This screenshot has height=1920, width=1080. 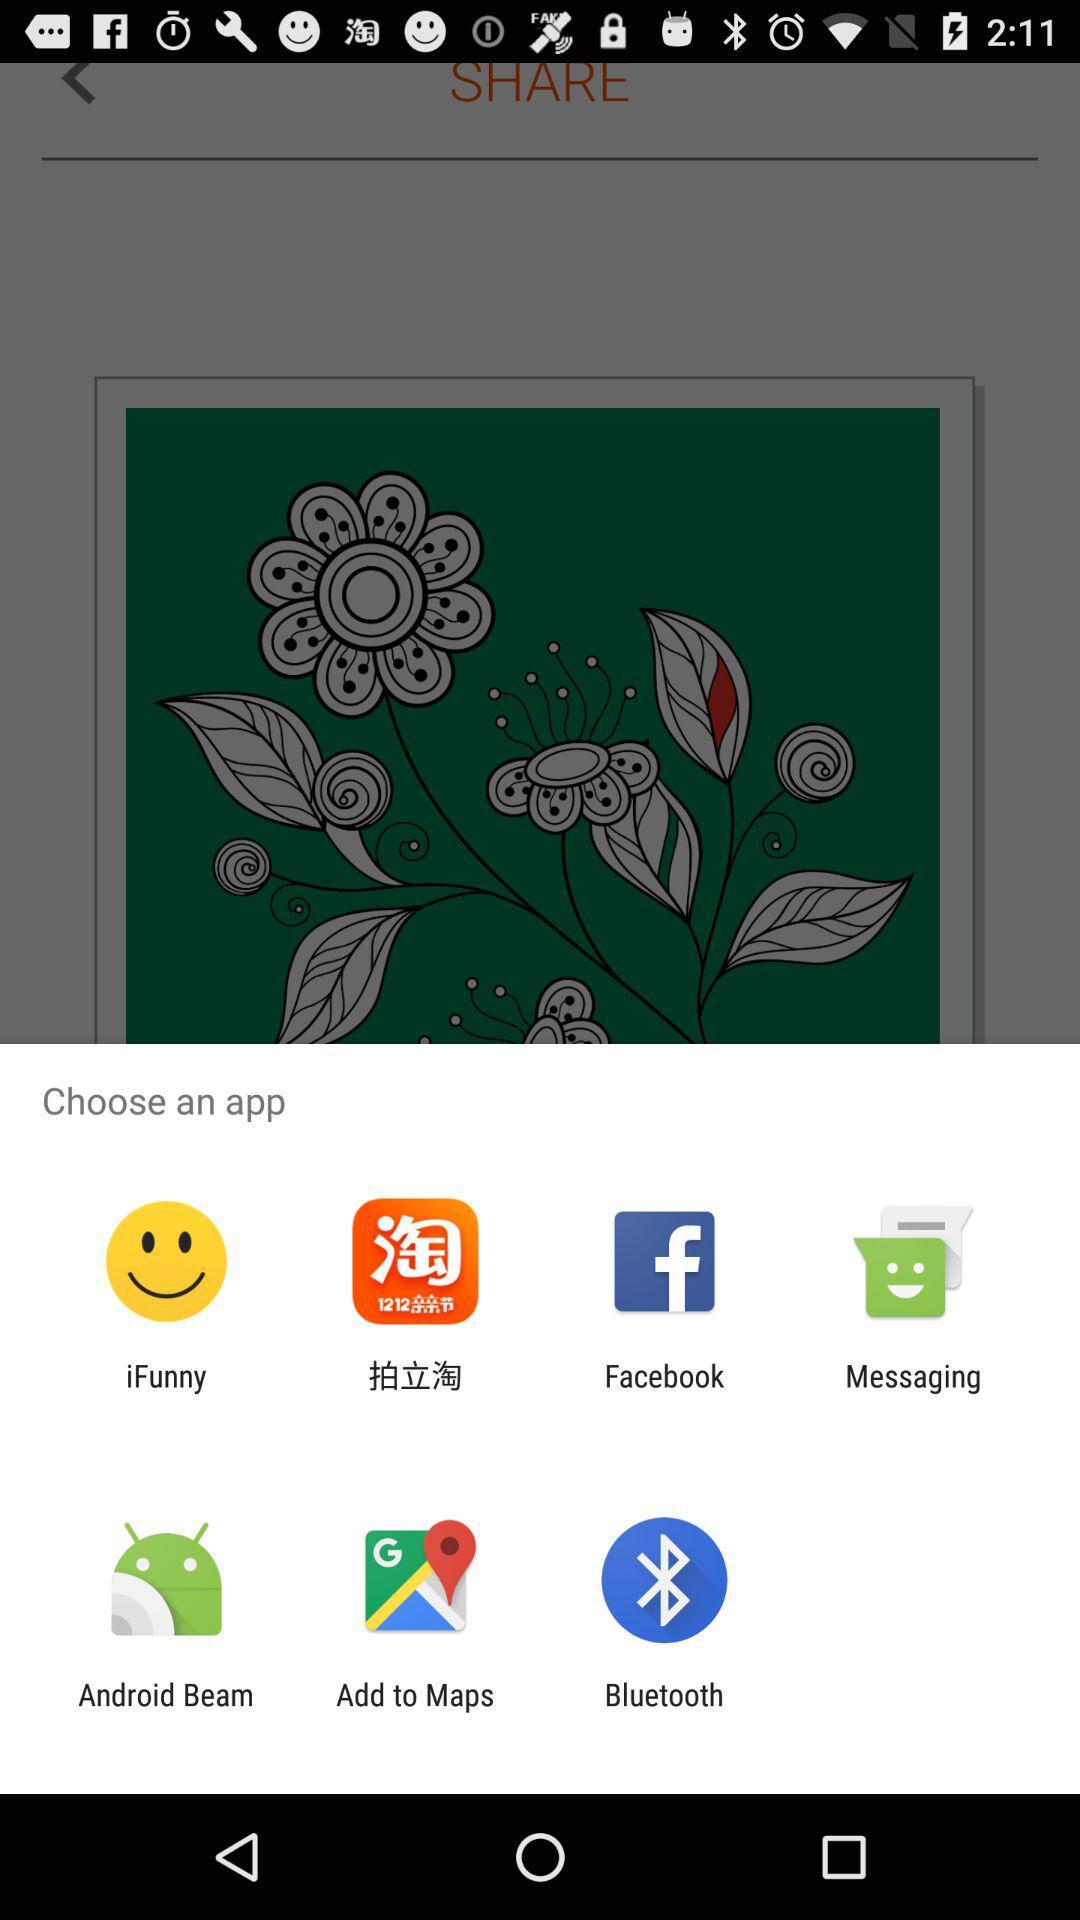 I want to click on icon next to messaging icon, so click(x=664, y=1392).